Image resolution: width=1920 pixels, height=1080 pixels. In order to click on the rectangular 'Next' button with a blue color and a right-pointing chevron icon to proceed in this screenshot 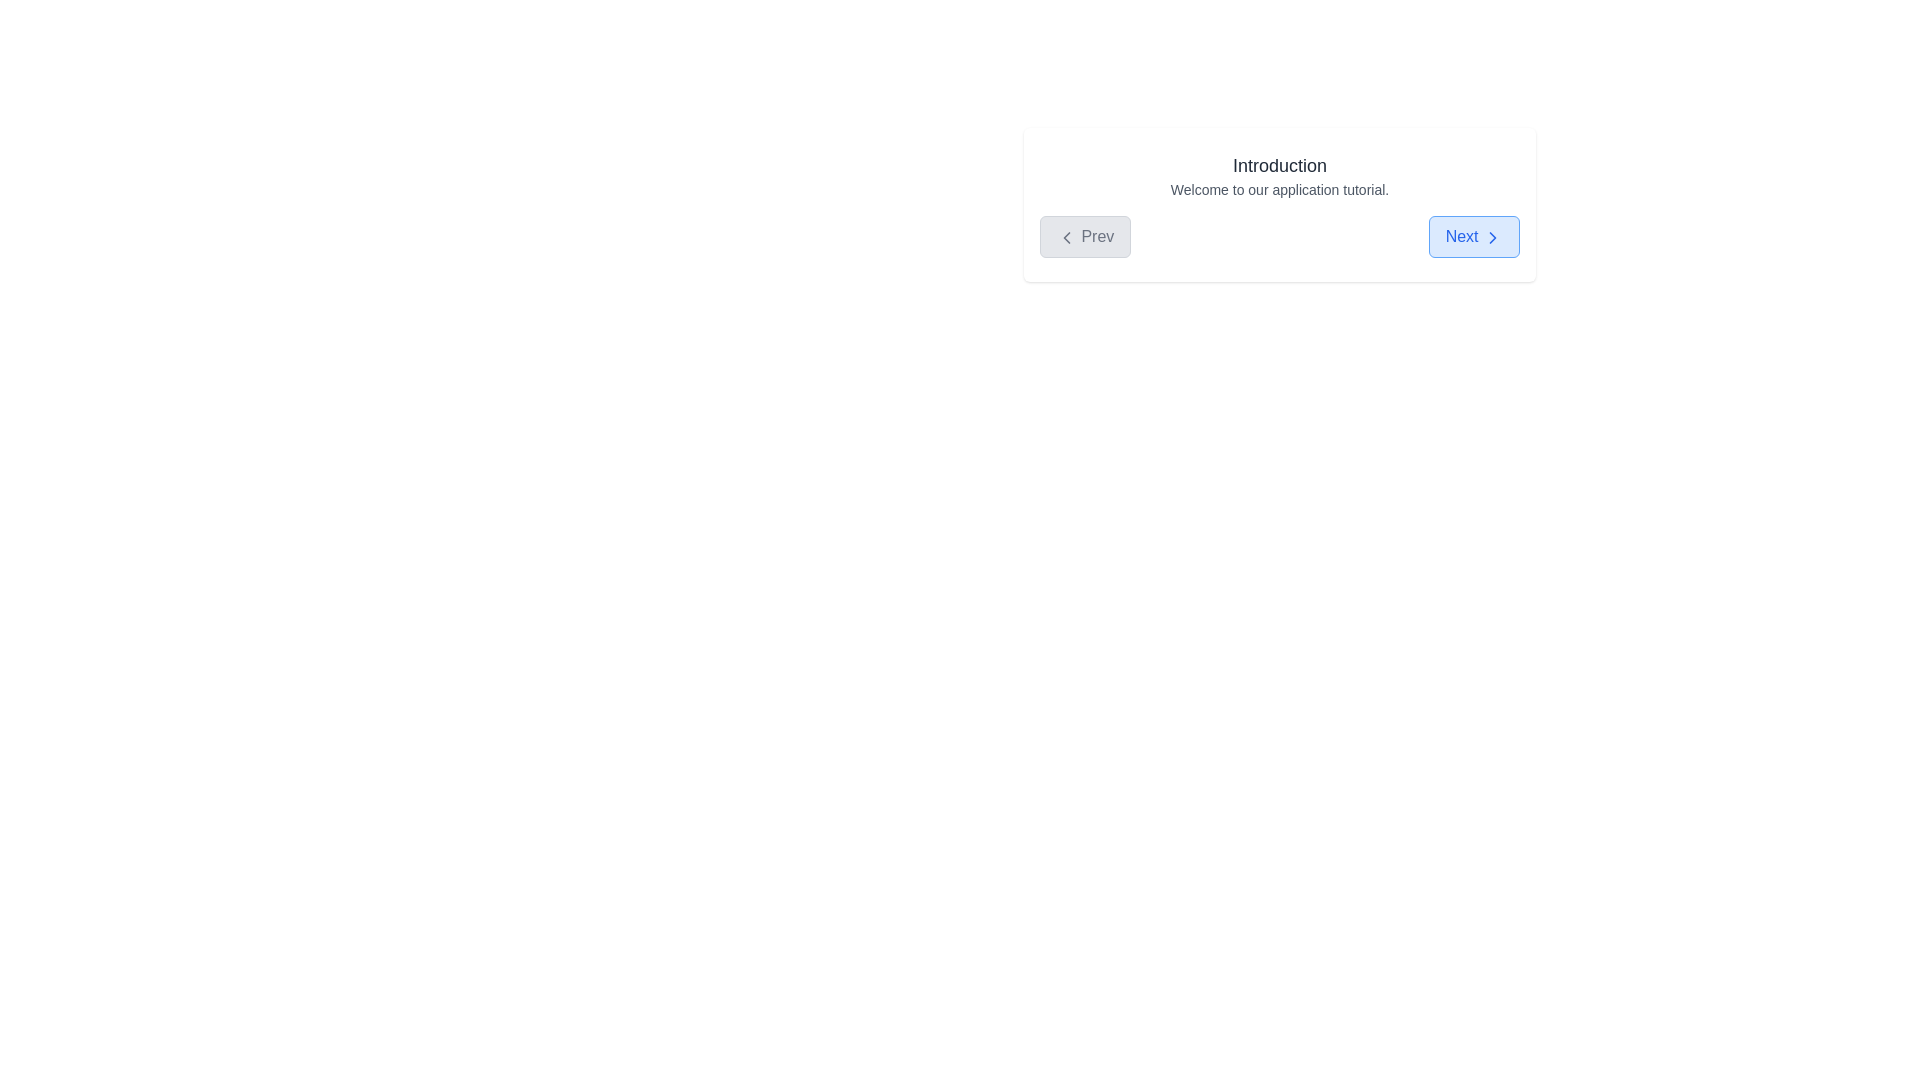, I will do `click(1473, 235)`.